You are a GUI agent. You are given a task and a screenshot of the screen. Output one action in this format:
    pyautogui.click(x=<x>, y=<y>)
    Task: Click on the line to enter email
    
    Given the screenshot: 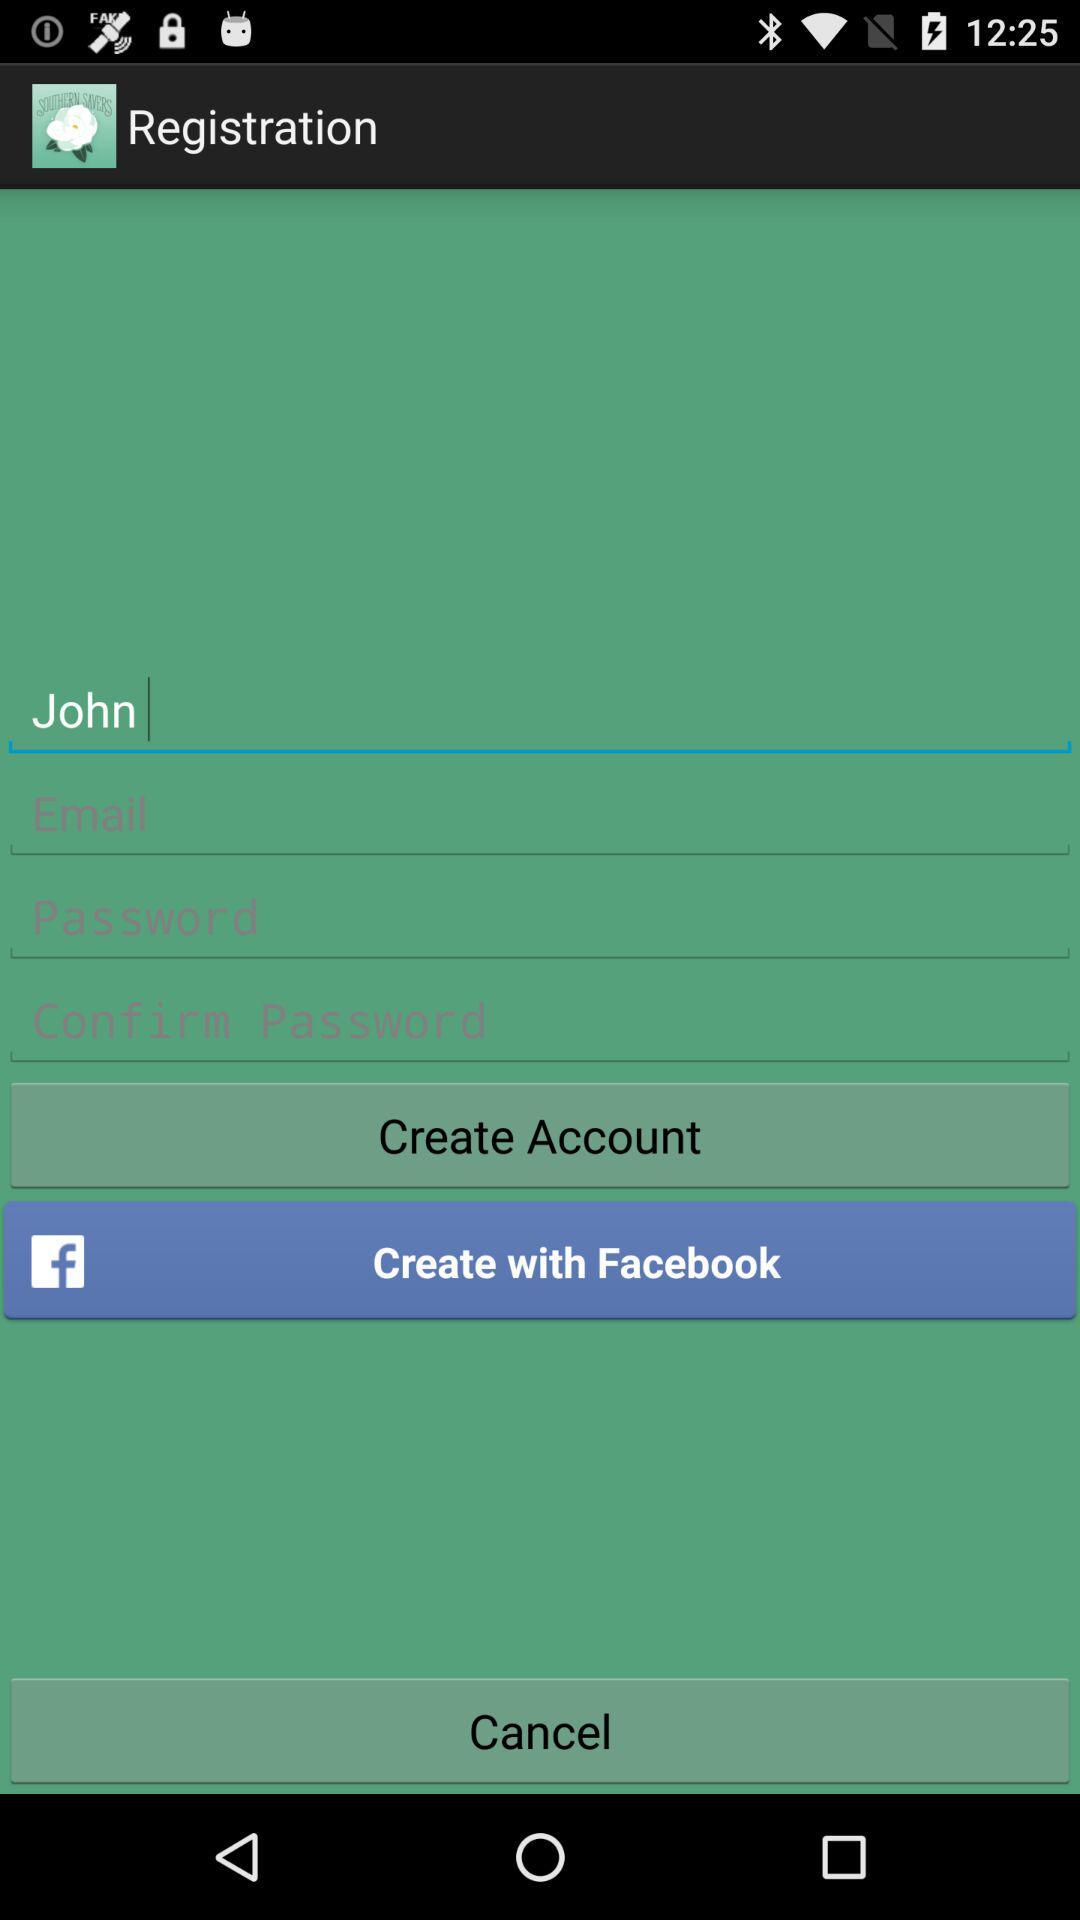 What is the action you would take?
    pyautogui.click(x=540, y=813)
    